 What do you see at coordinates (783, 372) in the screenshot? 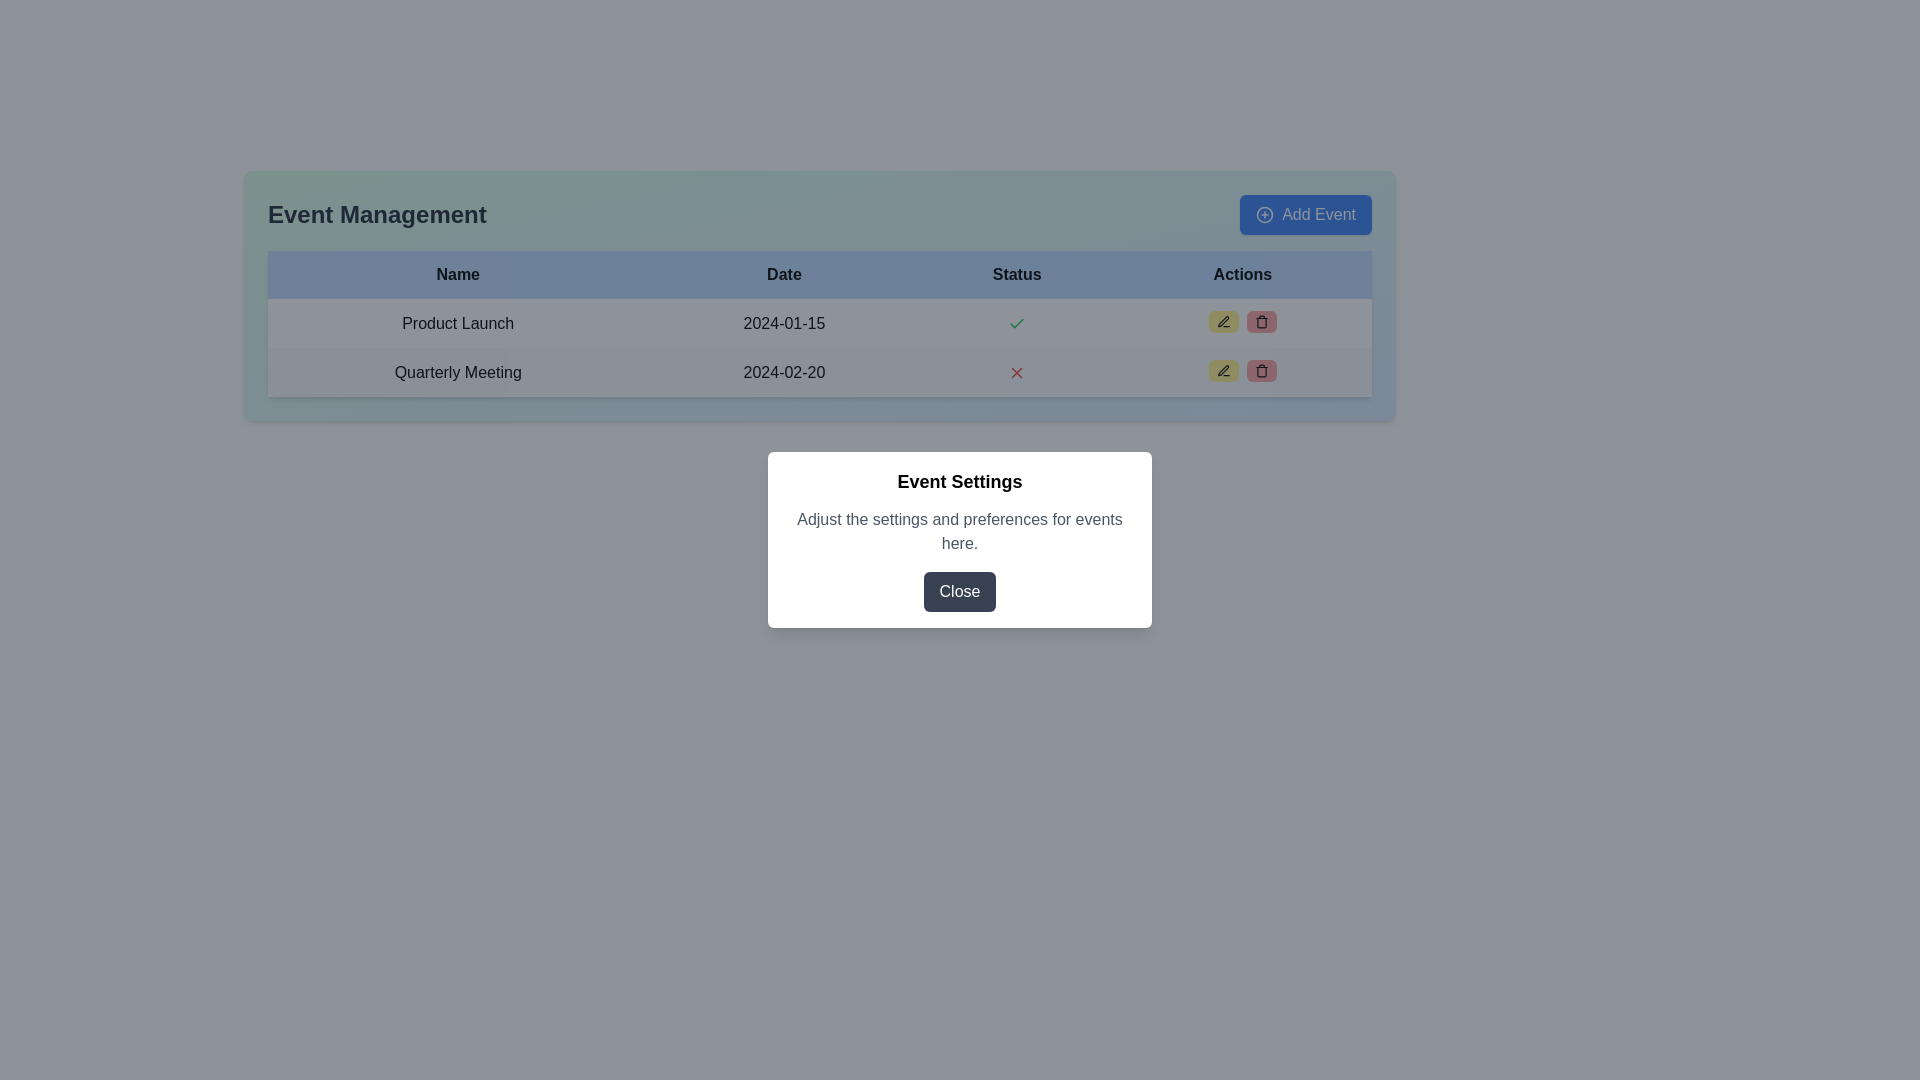
I see `the text label displaying '2024-02-20' in the 'Date' column of the Event Management table, which is located in the second row and aligns with the 'Quarterly Meeting' entry` at bounding box center [783, 372].